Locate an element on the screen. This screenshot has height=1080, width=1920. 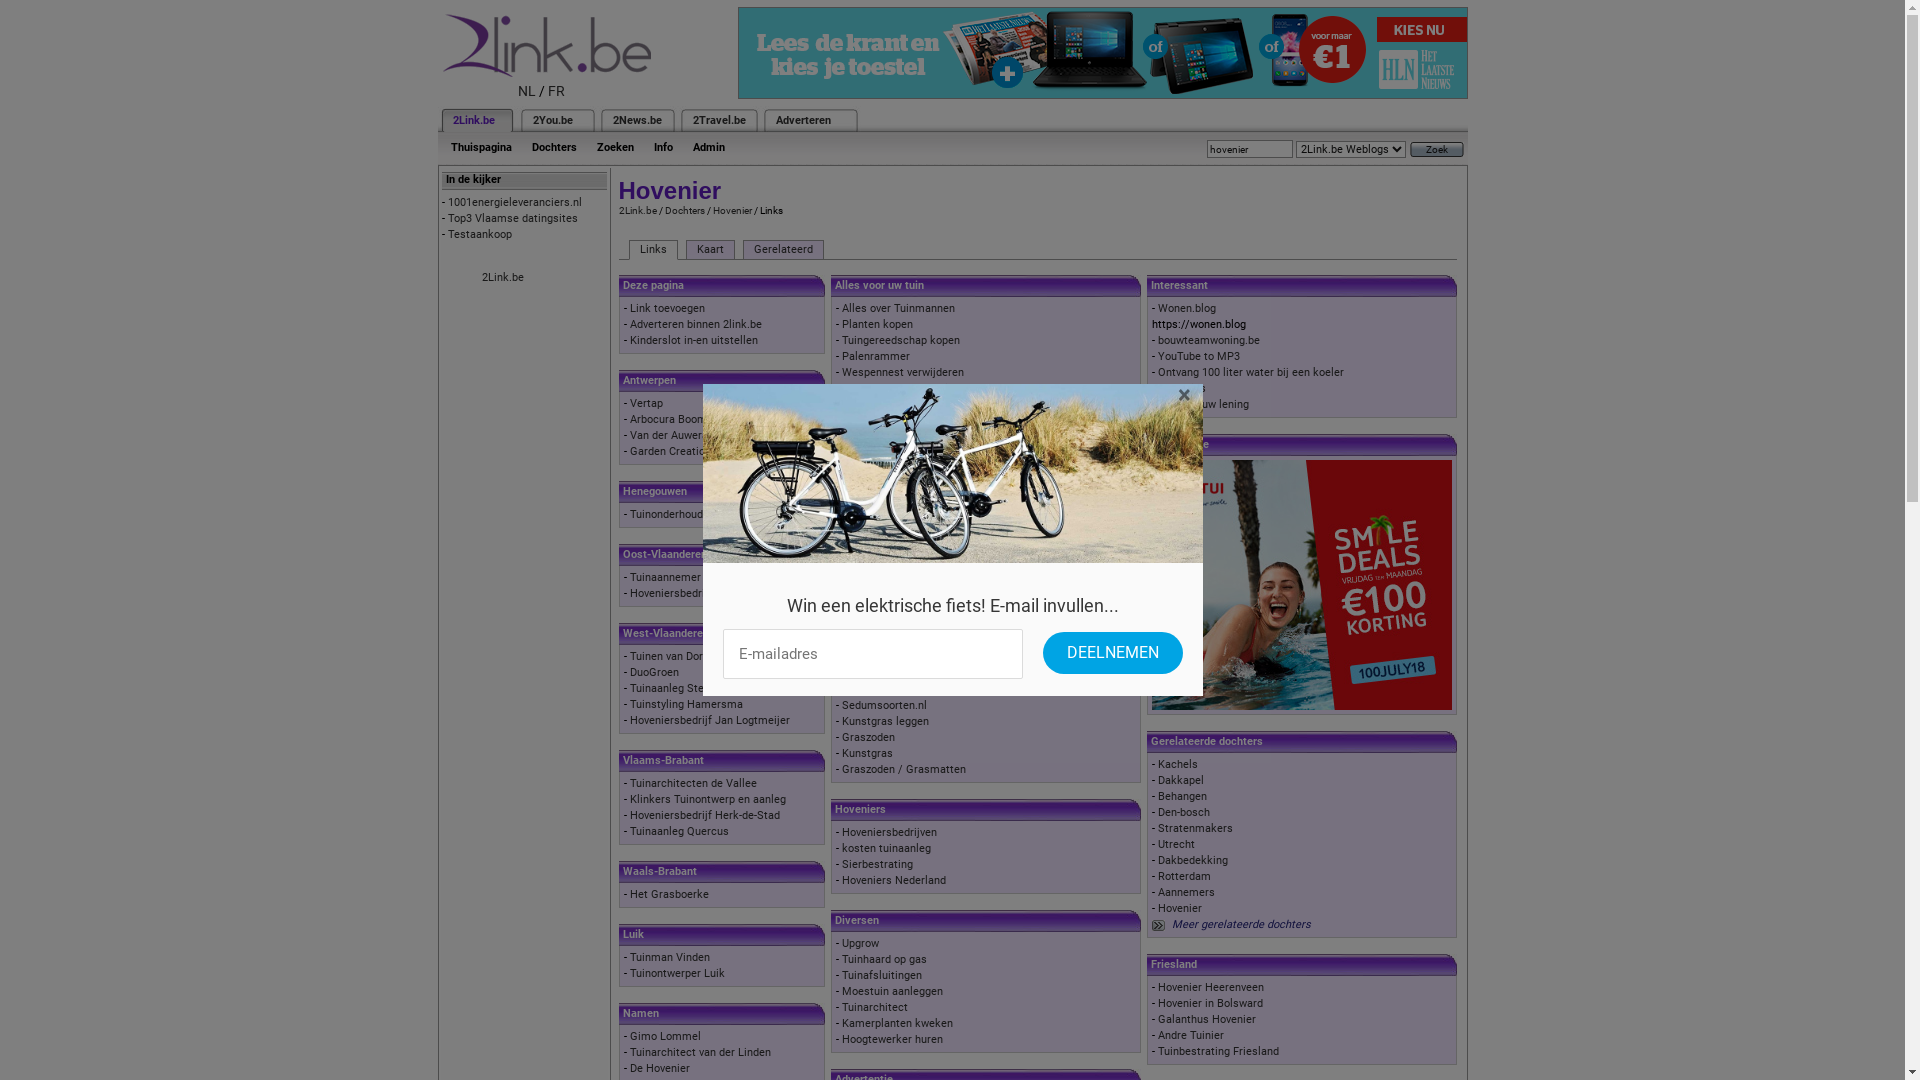
'Wanneer buxus snoeien' is located at coordinates (900, 388).